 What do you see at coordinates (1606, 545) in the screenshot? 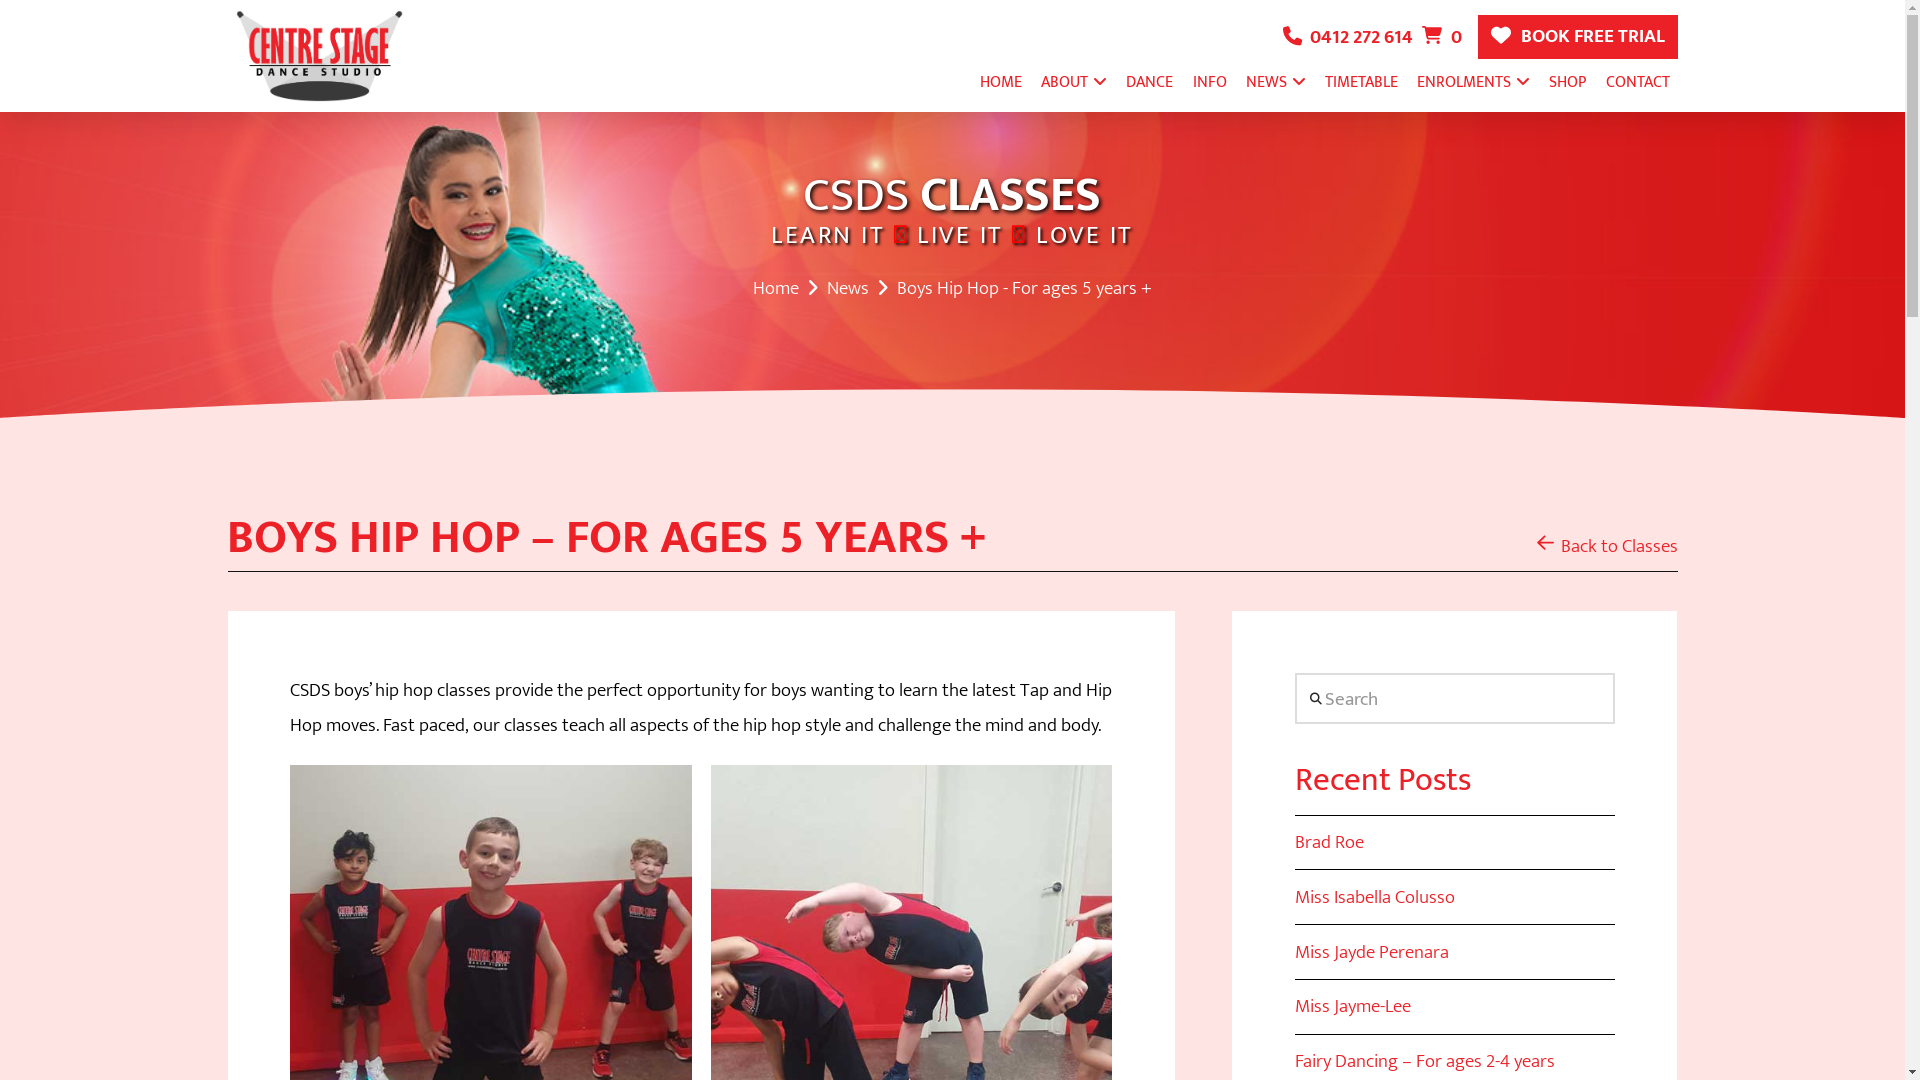
I see `'Back to Classes'` at bounding box center [1606, 545].